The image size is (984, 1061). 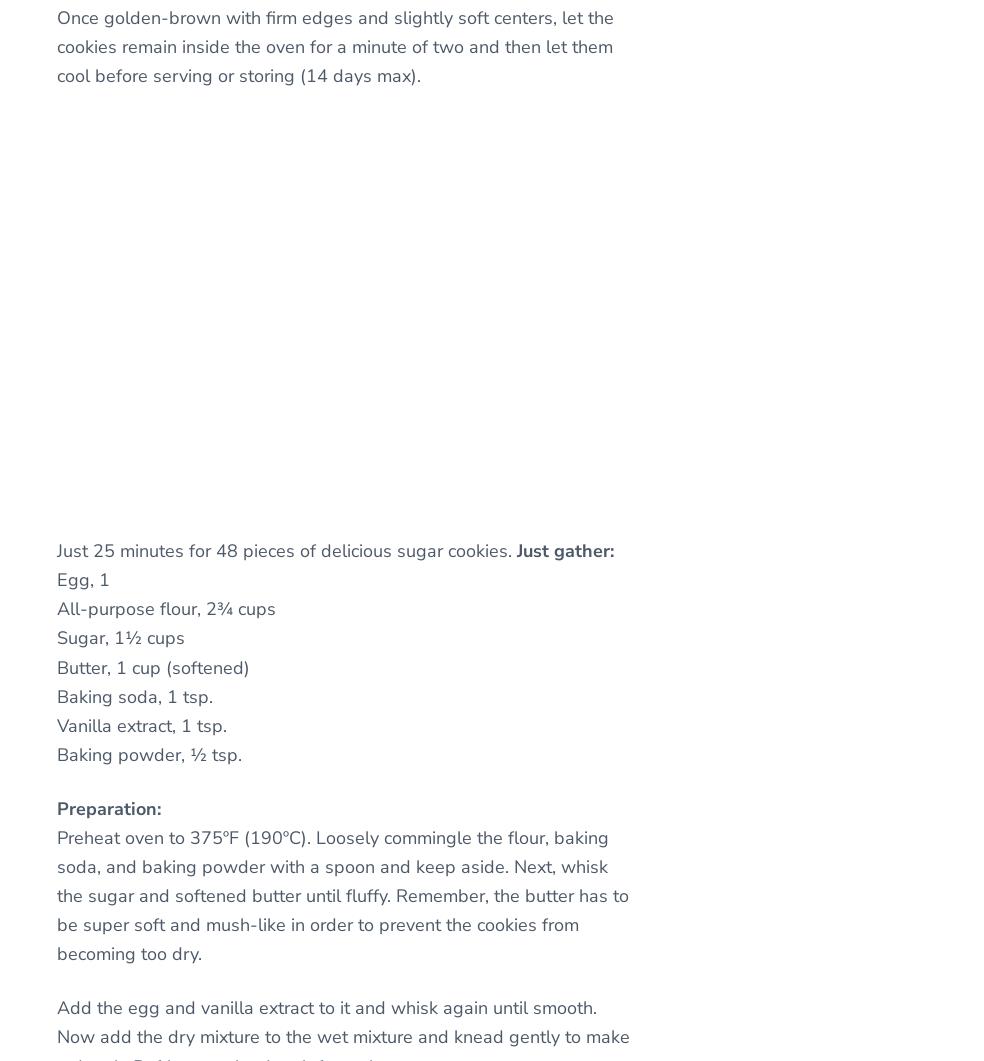 I want to click on 'All-purpose flour, 2¾ cups', so click(x=166, y=608).